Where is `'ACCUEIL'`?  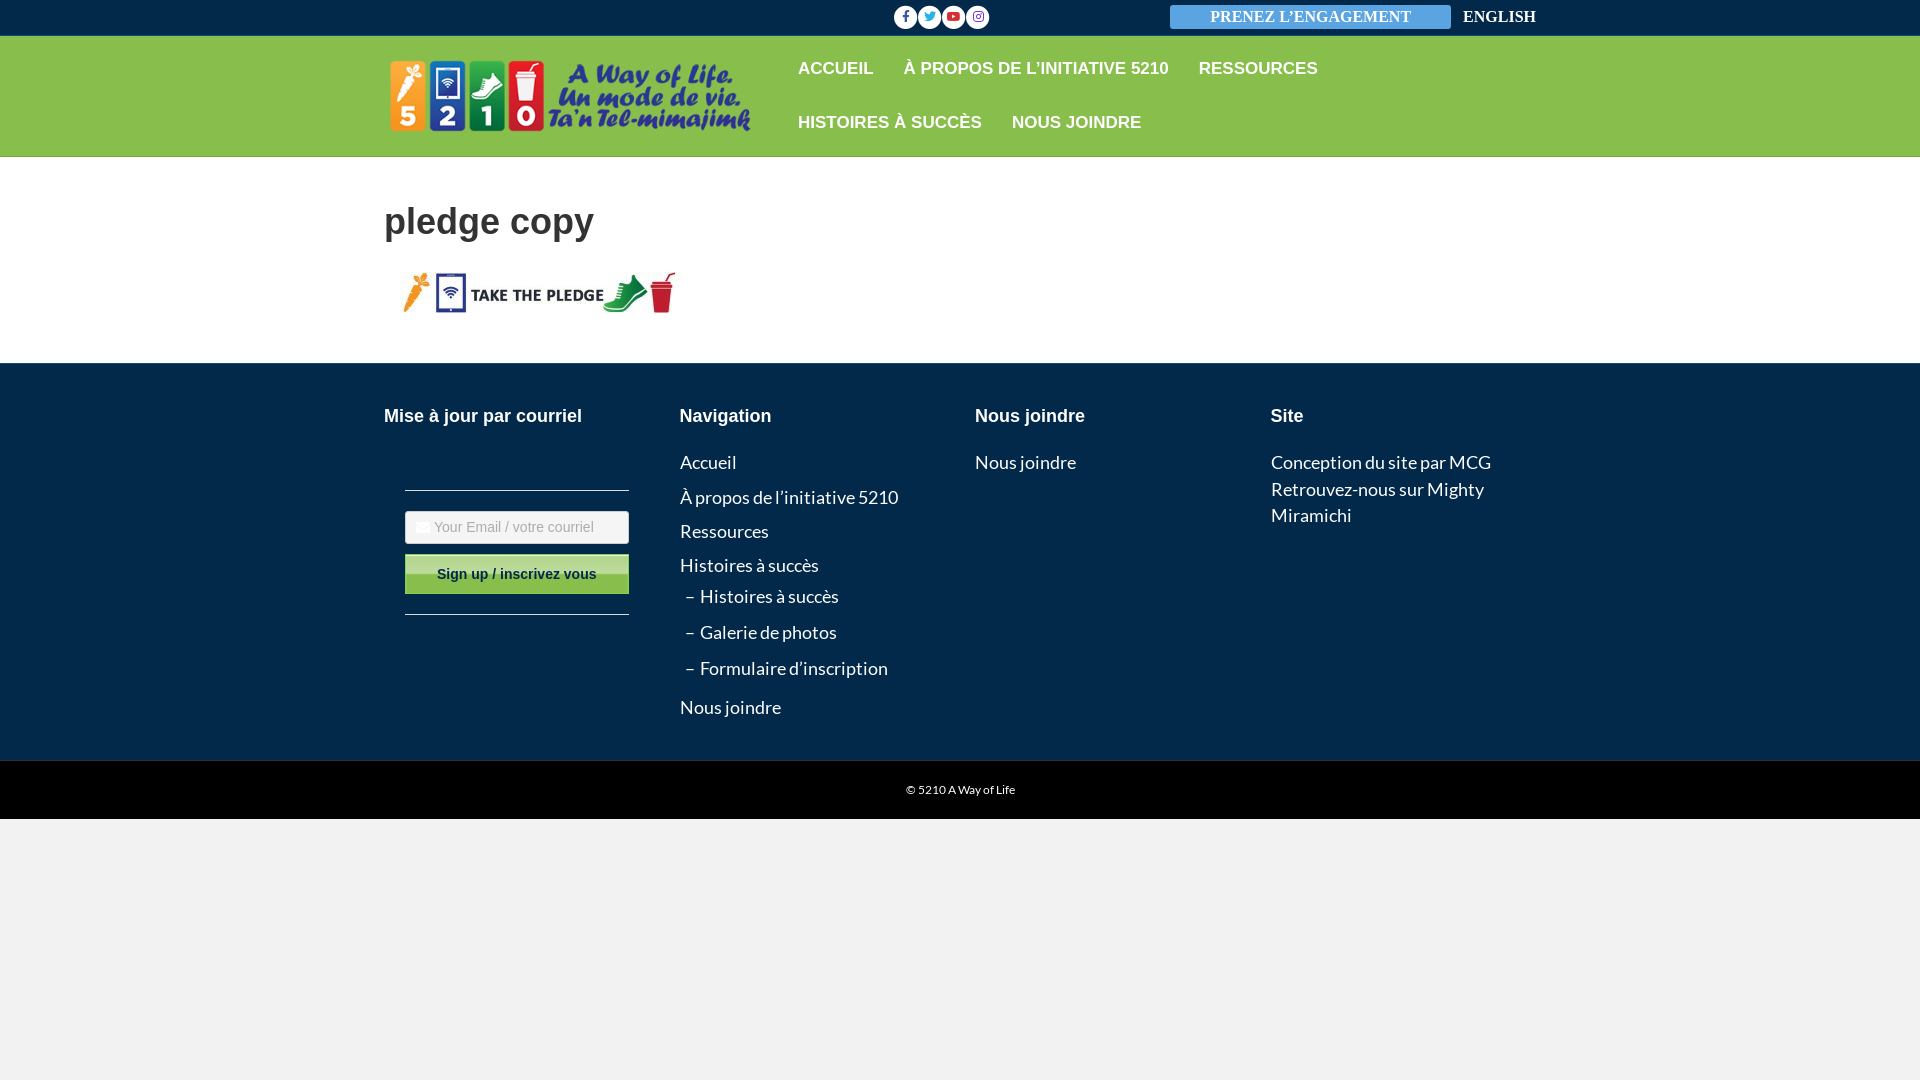 'ACCUEIL' is located at coordinates (835, 68).